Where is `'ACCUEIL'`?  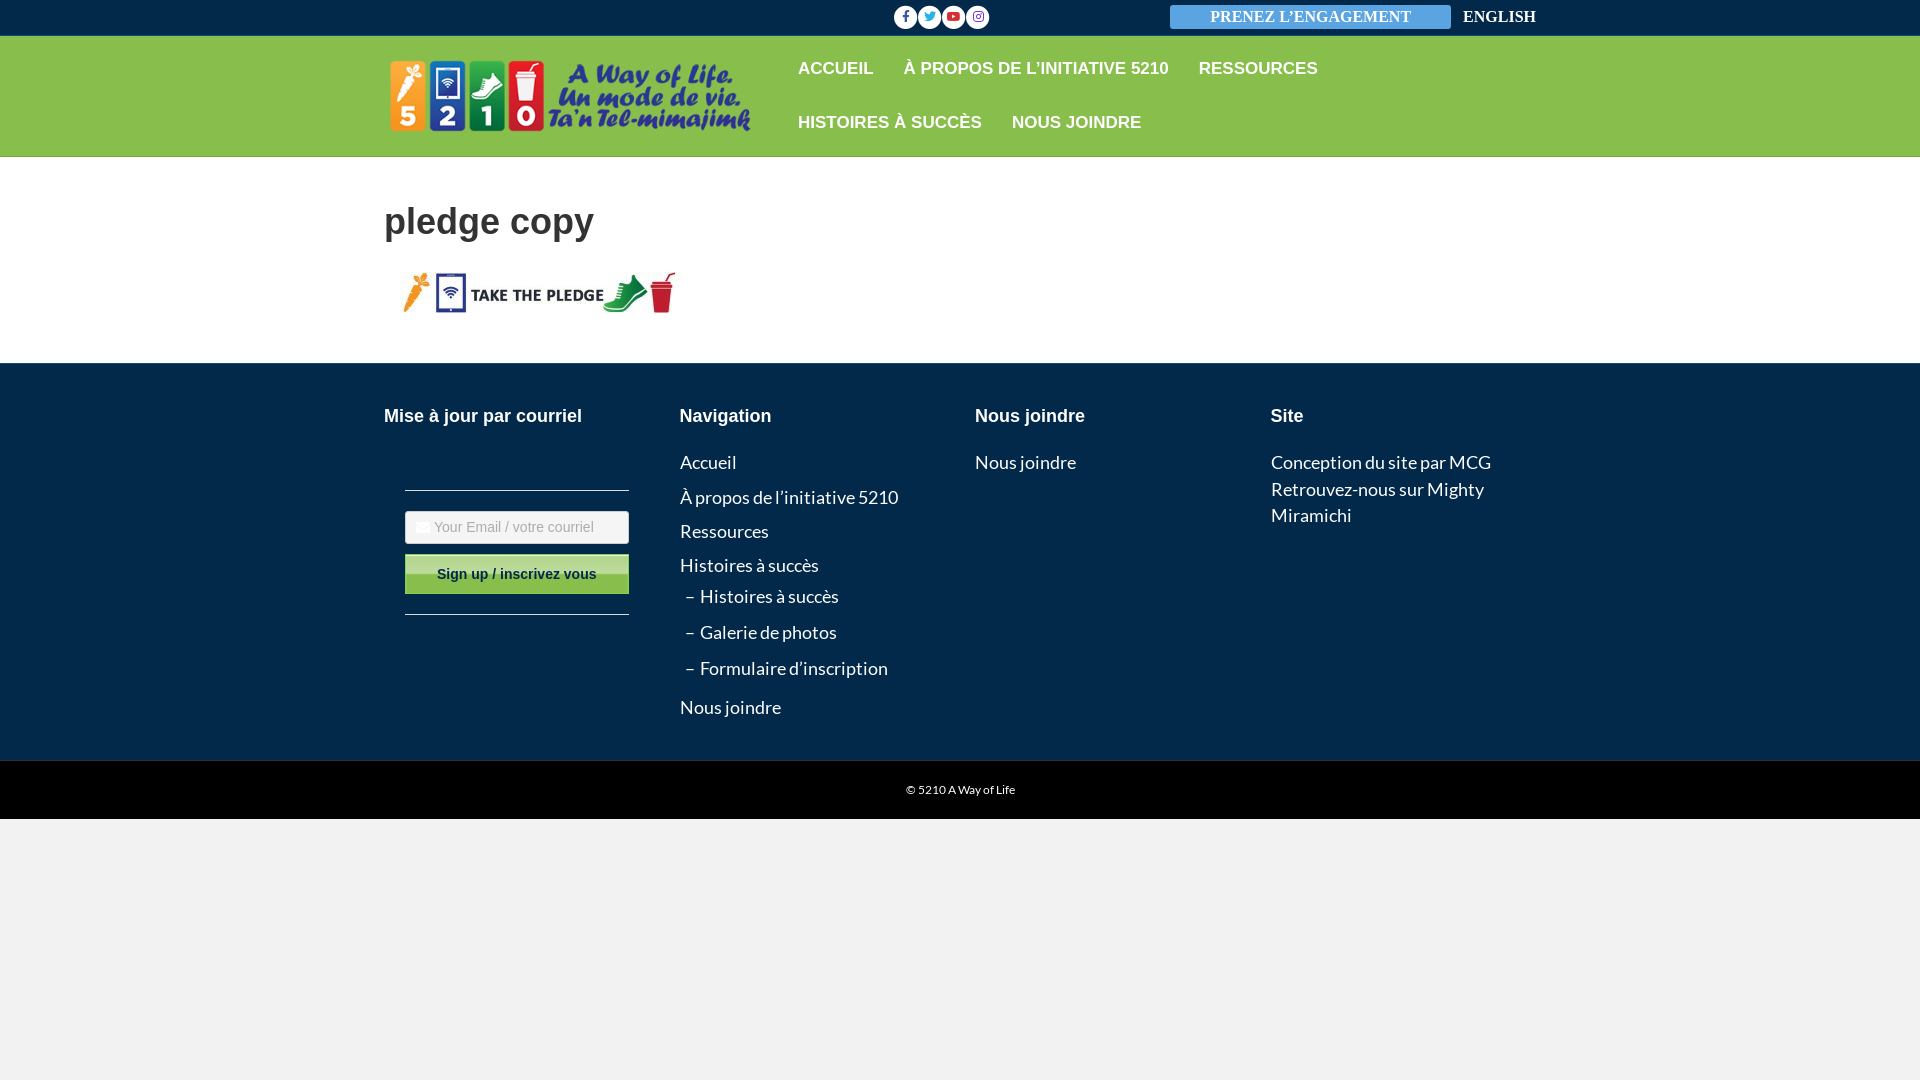 'ACCUEIL' is located at coordinates (835, 68).